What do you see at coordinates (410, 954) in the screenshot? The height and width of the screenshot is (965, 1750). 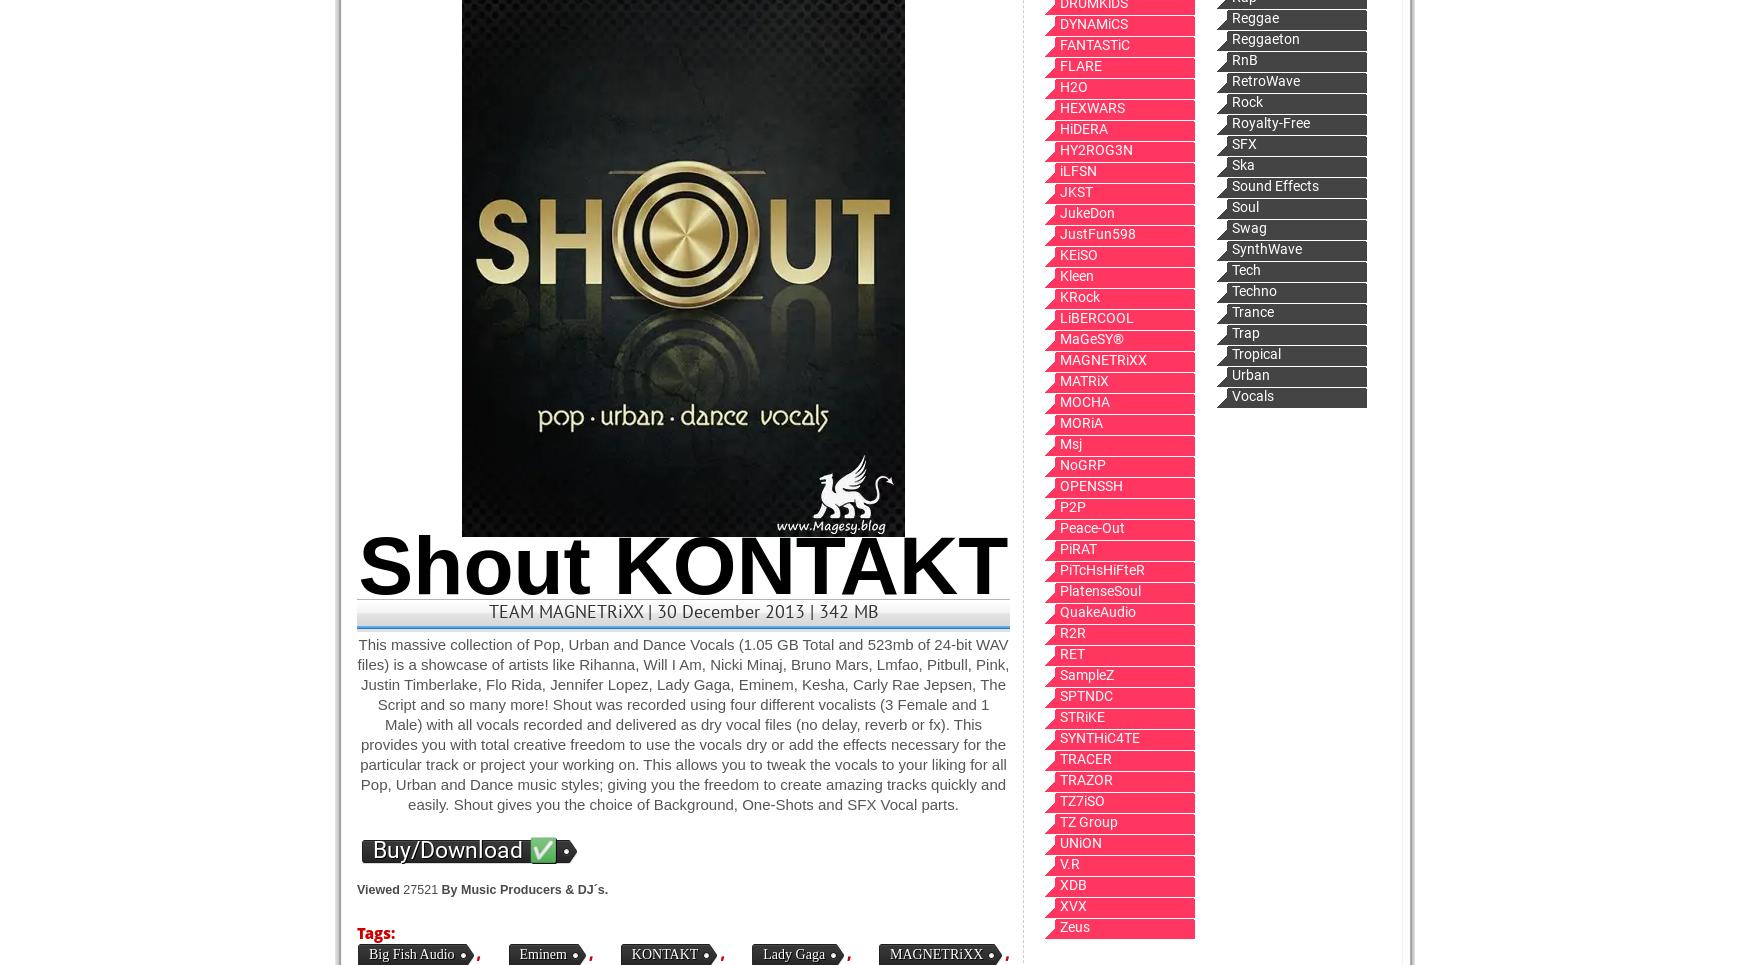 I see `'Big Fish Audio'` at bounding box center [410, 954].